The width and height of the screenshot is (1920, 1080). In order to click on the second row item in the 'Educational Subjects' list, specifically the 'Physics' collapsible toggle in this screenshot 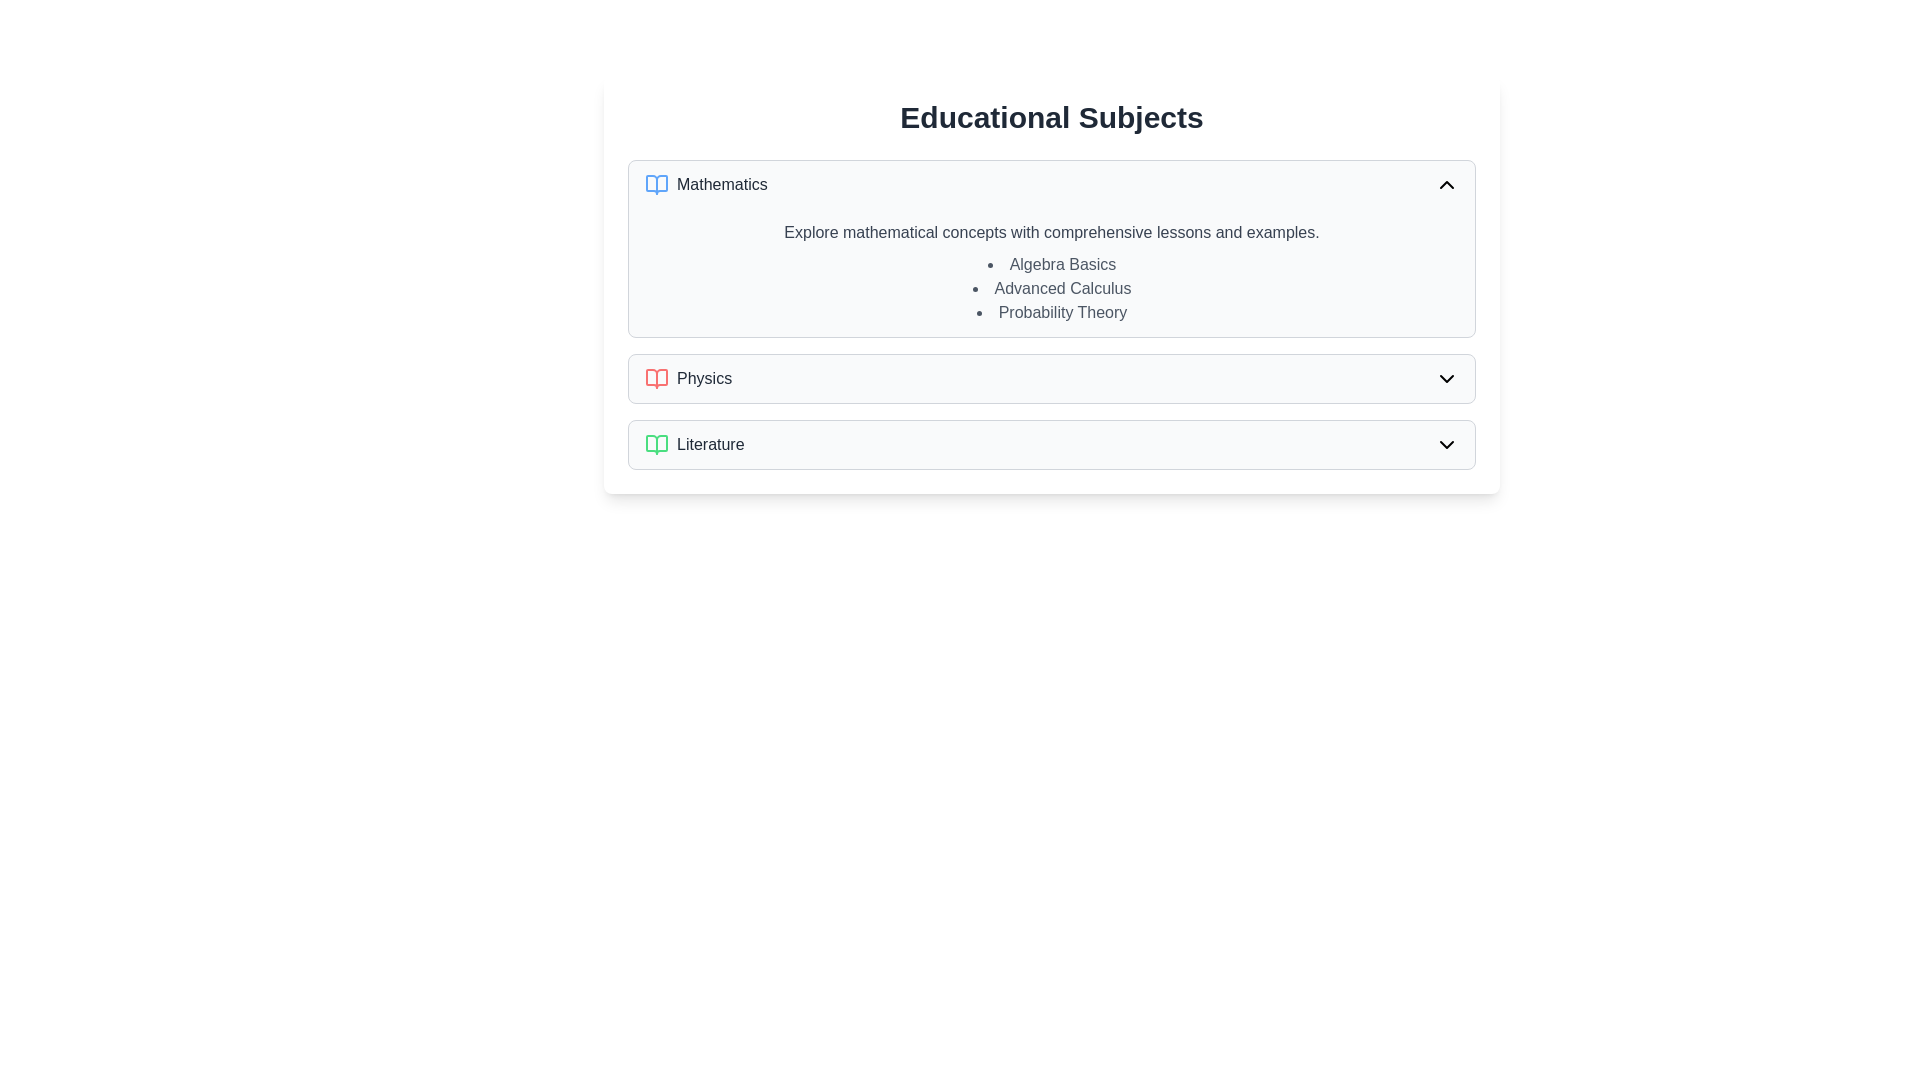, I will do `click(1050, 378)`.